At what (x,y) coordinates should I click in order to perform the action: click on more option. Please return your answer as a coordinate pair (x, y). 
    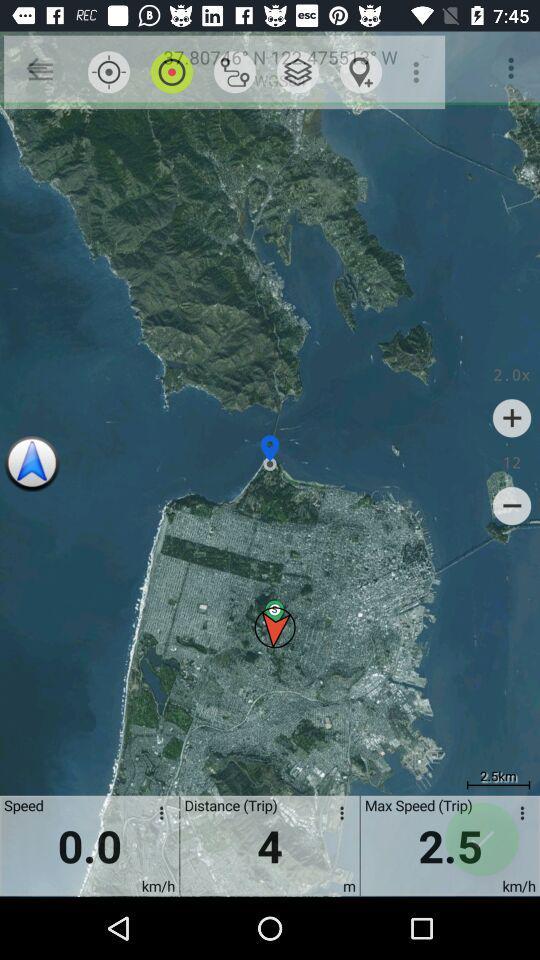
    Looking at the image, I should click on (518, 816).